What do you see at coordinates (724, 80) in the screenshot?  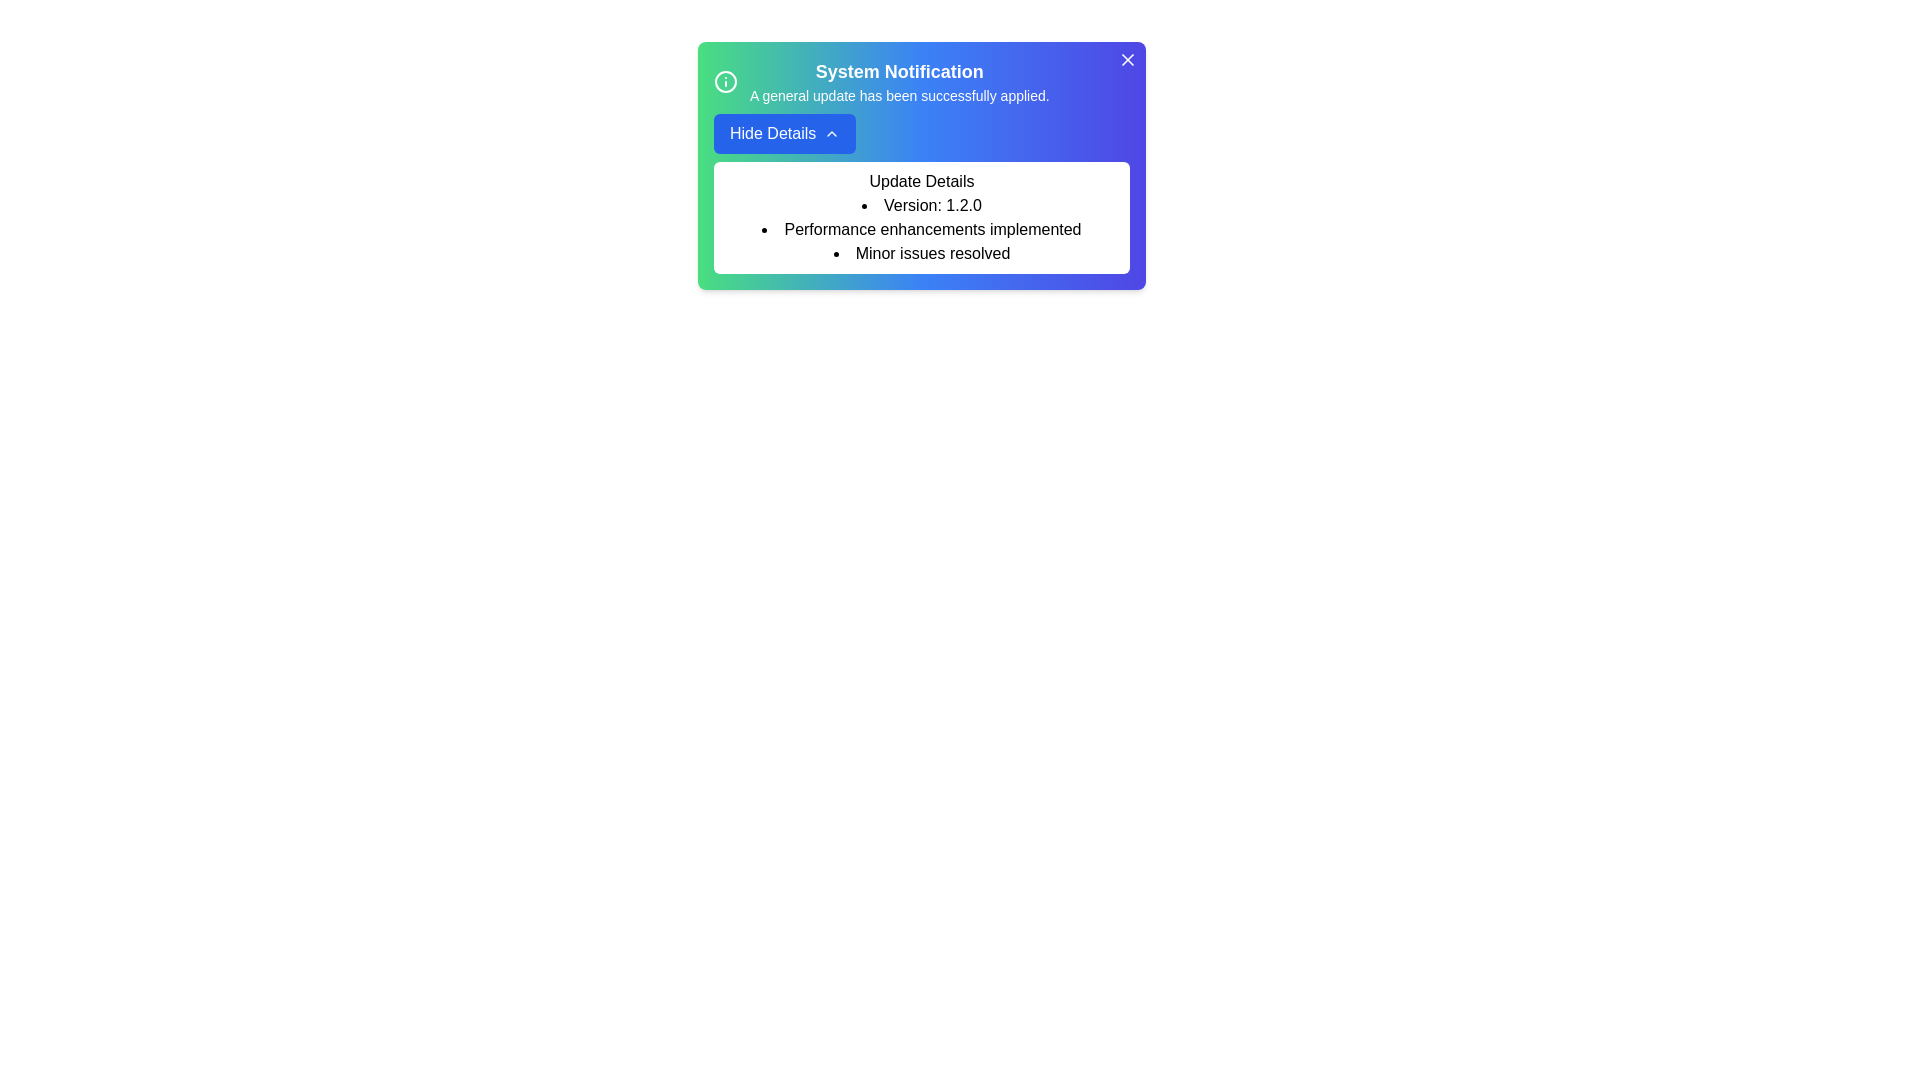 I see `the info icon to perform its associated action` at bounding box center [724, 80].